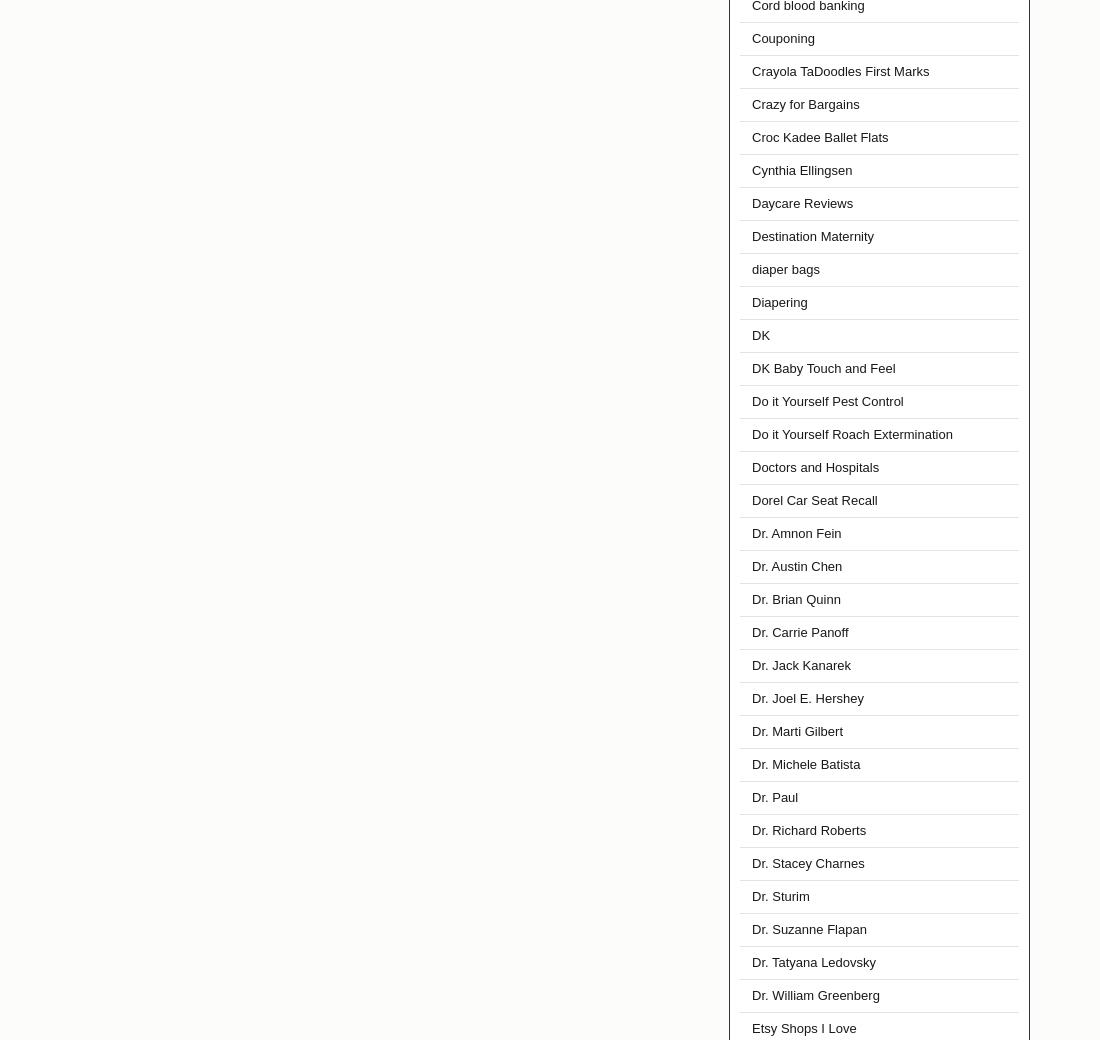  I want to click on 'Dr. Amnon Fein', so click(796, 532).